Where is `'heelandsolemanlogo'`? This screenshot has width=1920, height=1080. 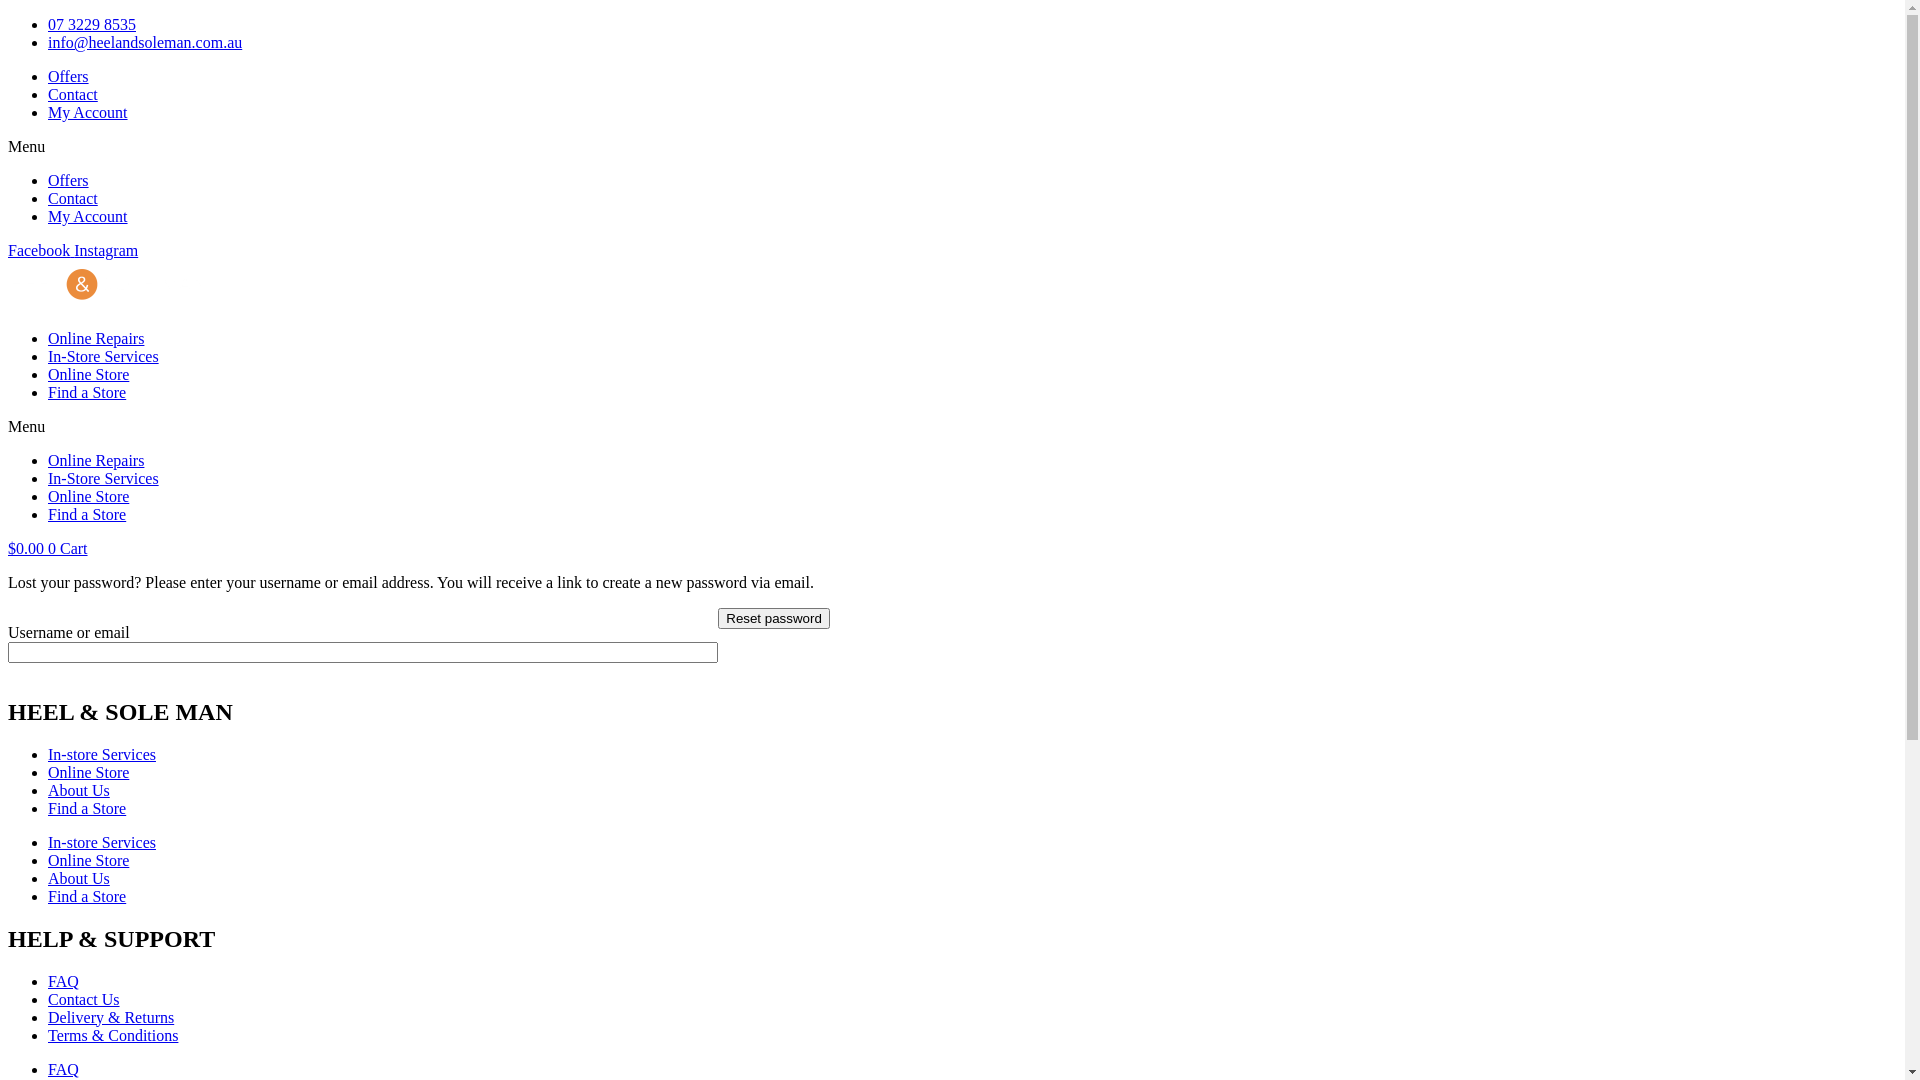 'heelandsolemanlogo' is located at coordinates (8, 285).